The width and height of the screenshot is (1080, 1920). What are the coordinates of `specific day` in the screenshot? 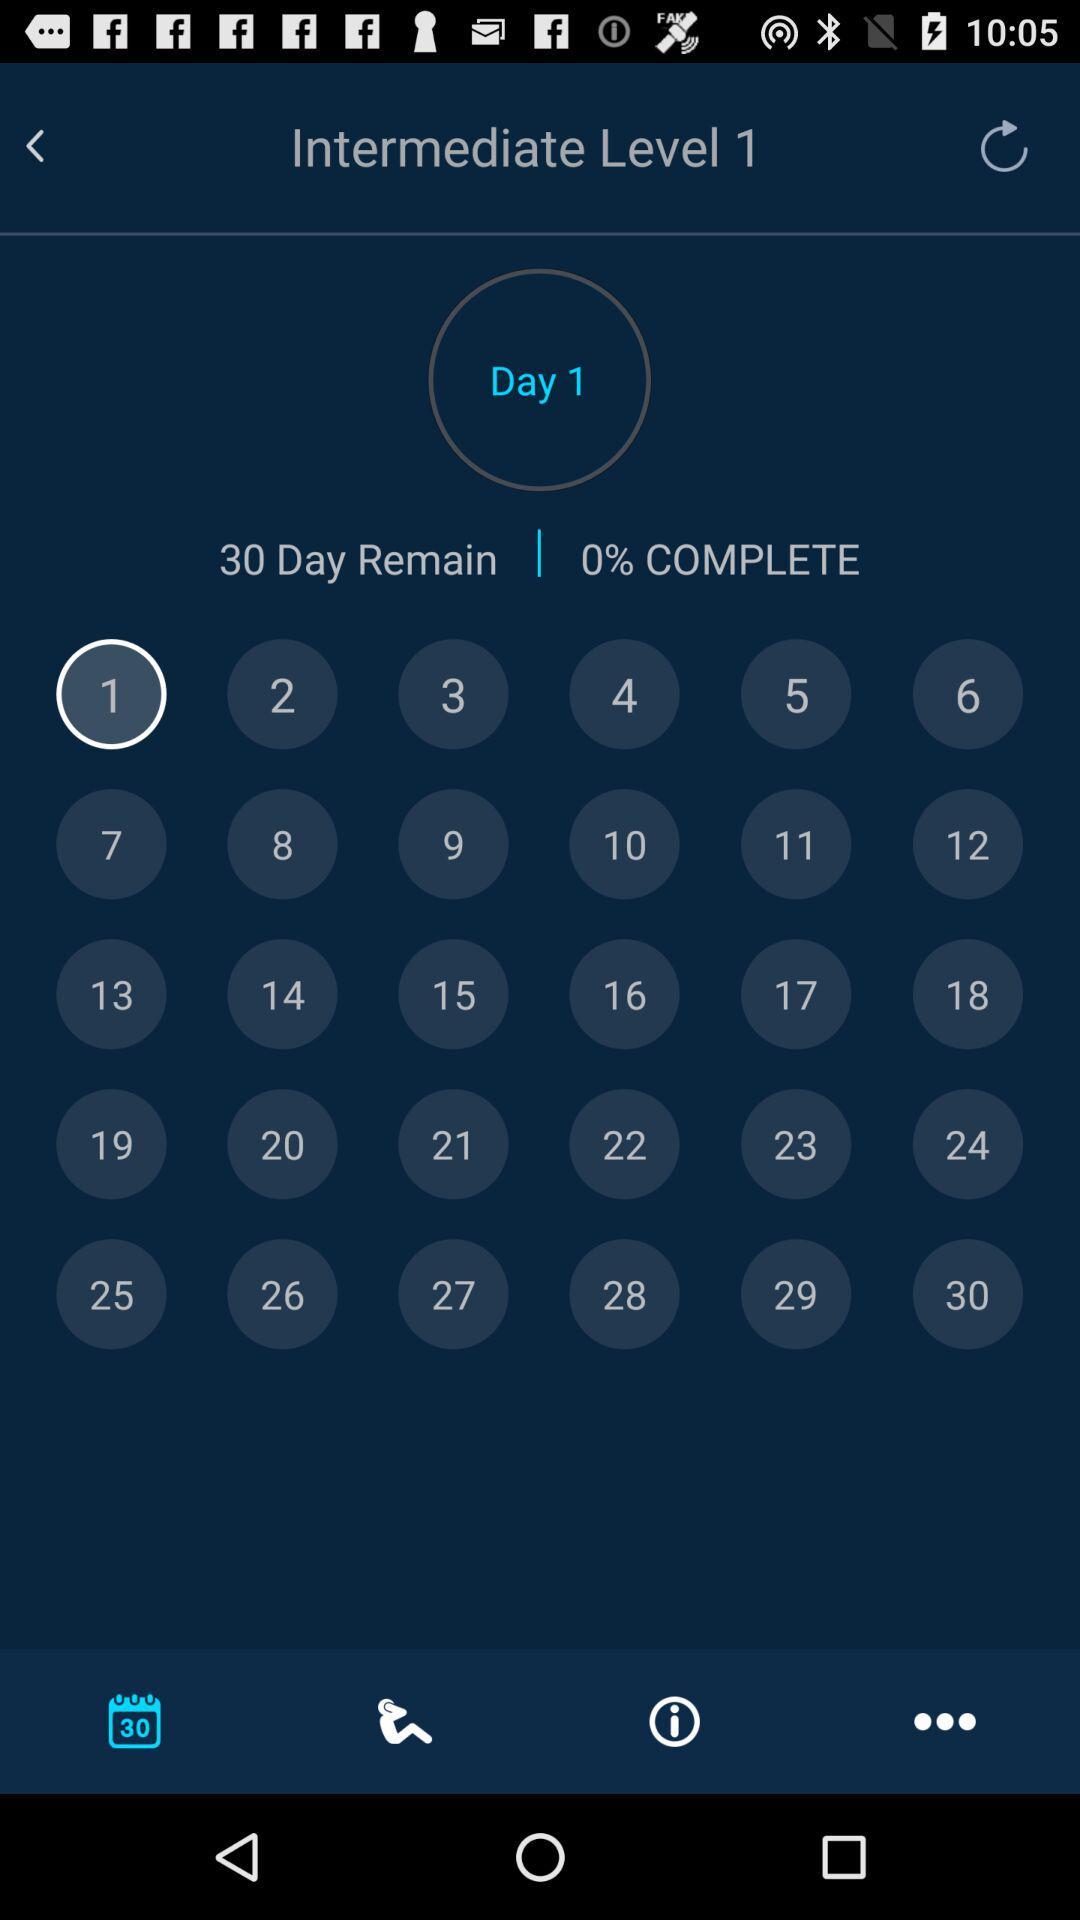 It's located at (623, 1144).